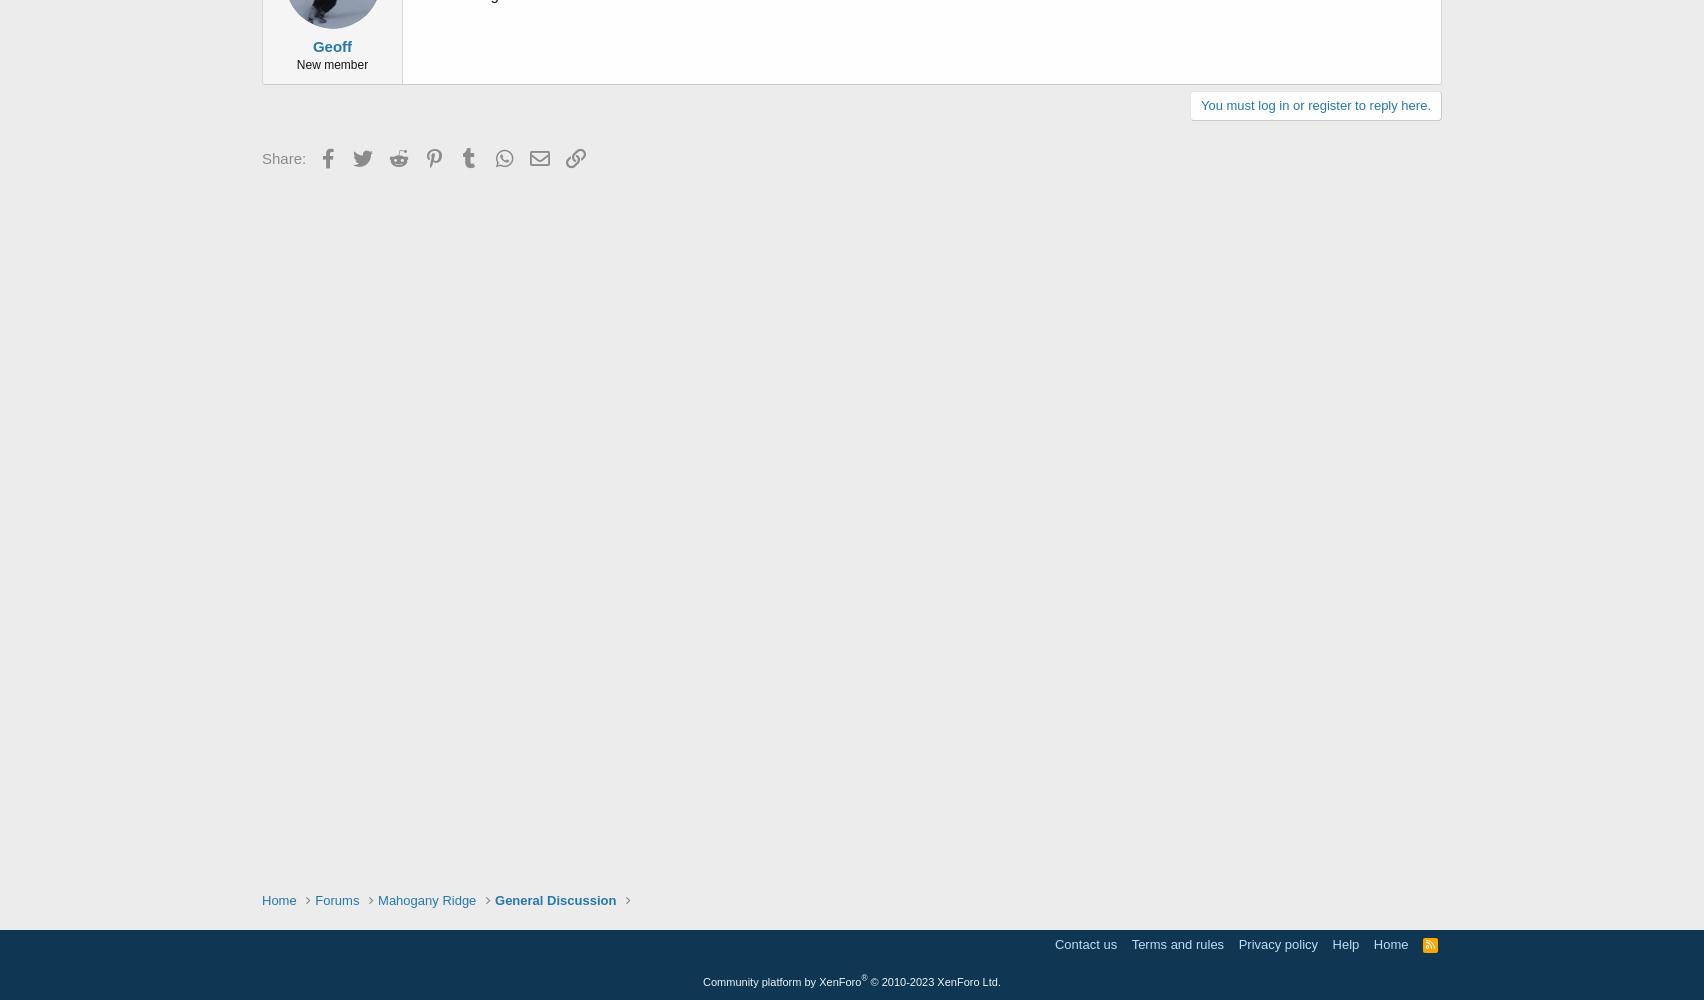 Image resolution: width=1704 pixels, height=1000 pixels. I want to click on '© 2010-2023 XenForo Ltd.', so click(934, 980).